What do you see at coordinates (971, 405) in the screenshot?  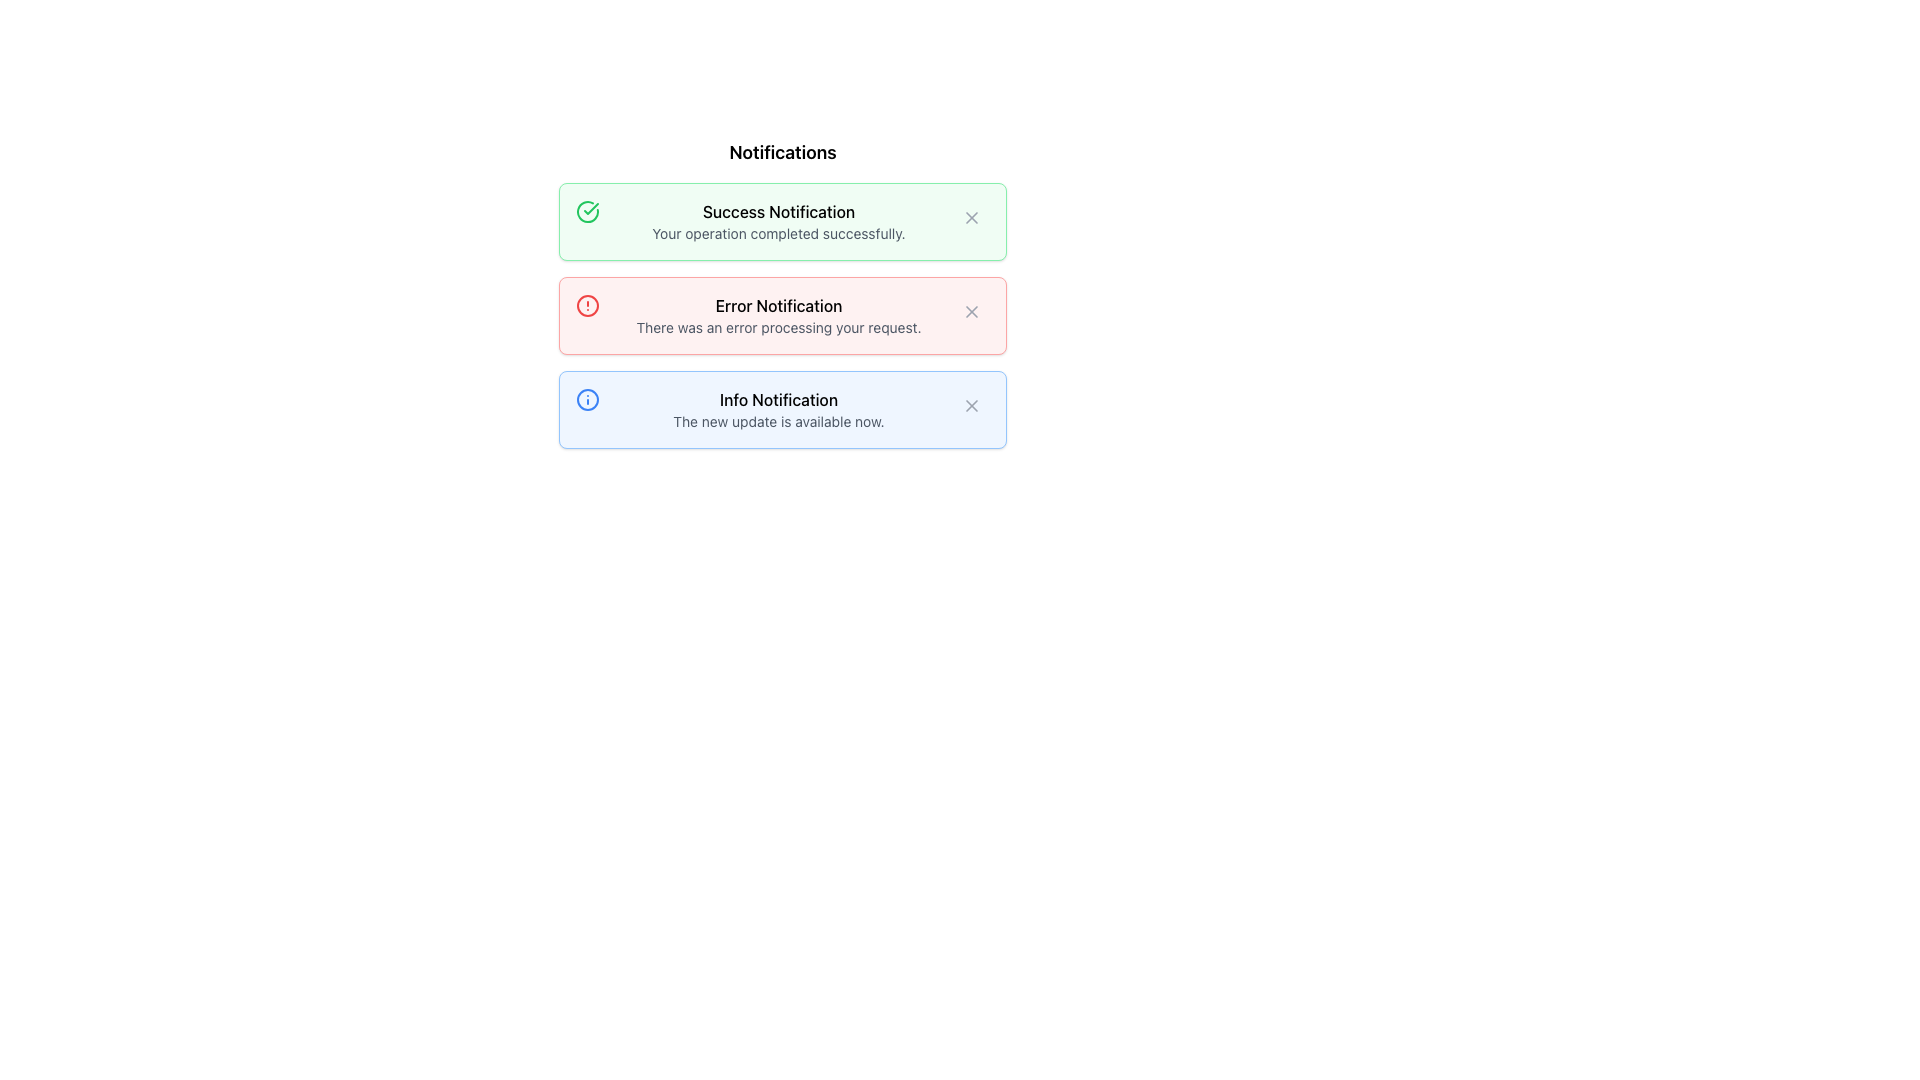 I see `the close button with an 'X' icon on the right side of the 'Info Notification' panel to change its background color to gray` at bounding box center [971, 405].